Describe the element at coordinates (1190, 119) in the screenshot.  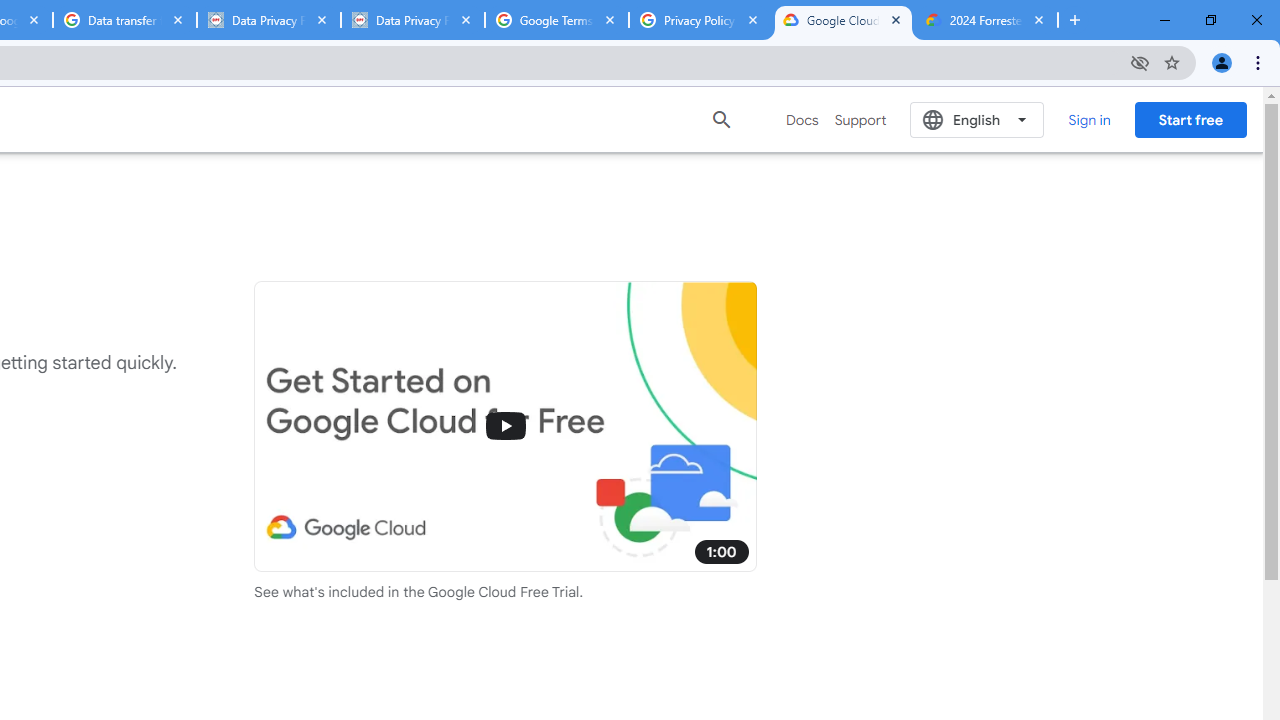
I see `'Start free'` at that location.